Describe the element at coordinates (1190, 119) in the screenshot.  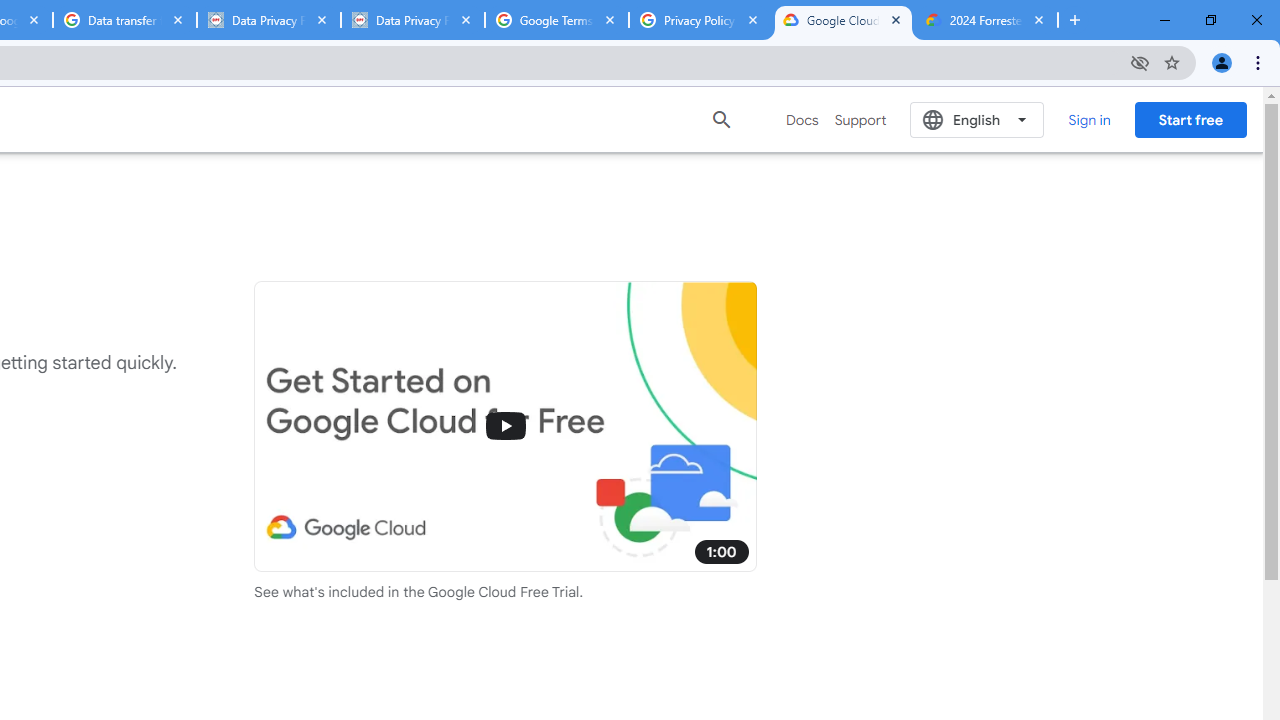
I see `'Start free'` at that location.